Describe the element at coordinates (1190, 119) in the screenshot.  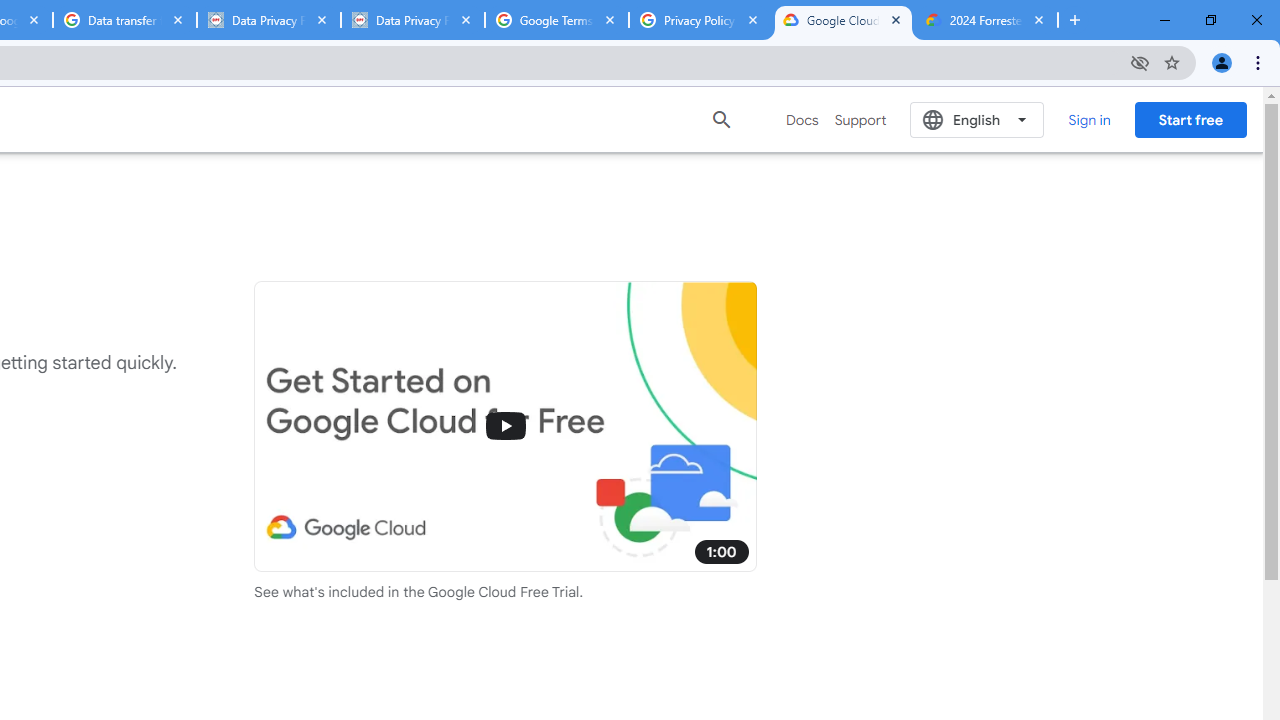
I see `'Start free'` at that location.